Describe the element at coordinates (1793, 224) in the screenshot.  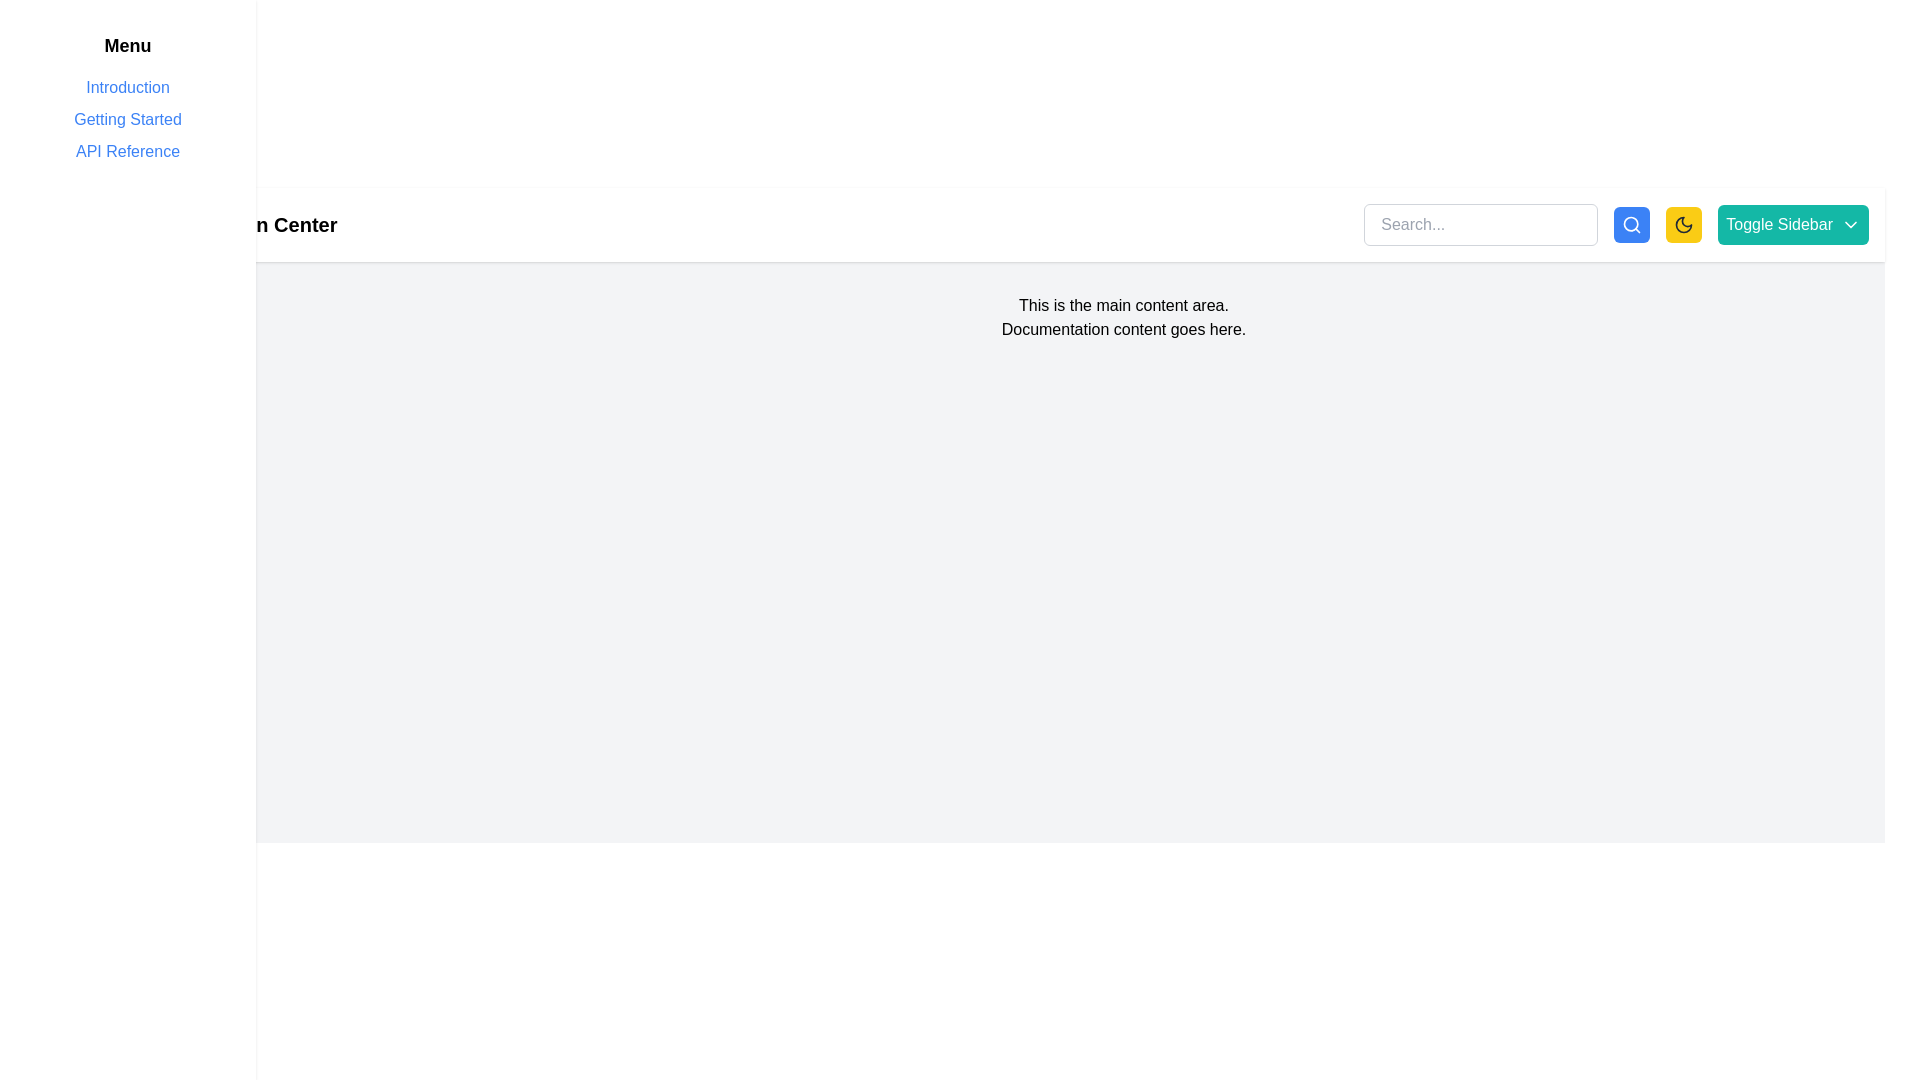
I see `the button located on the far right of the horizontal toolbar to trigger visual feedback` at that location.